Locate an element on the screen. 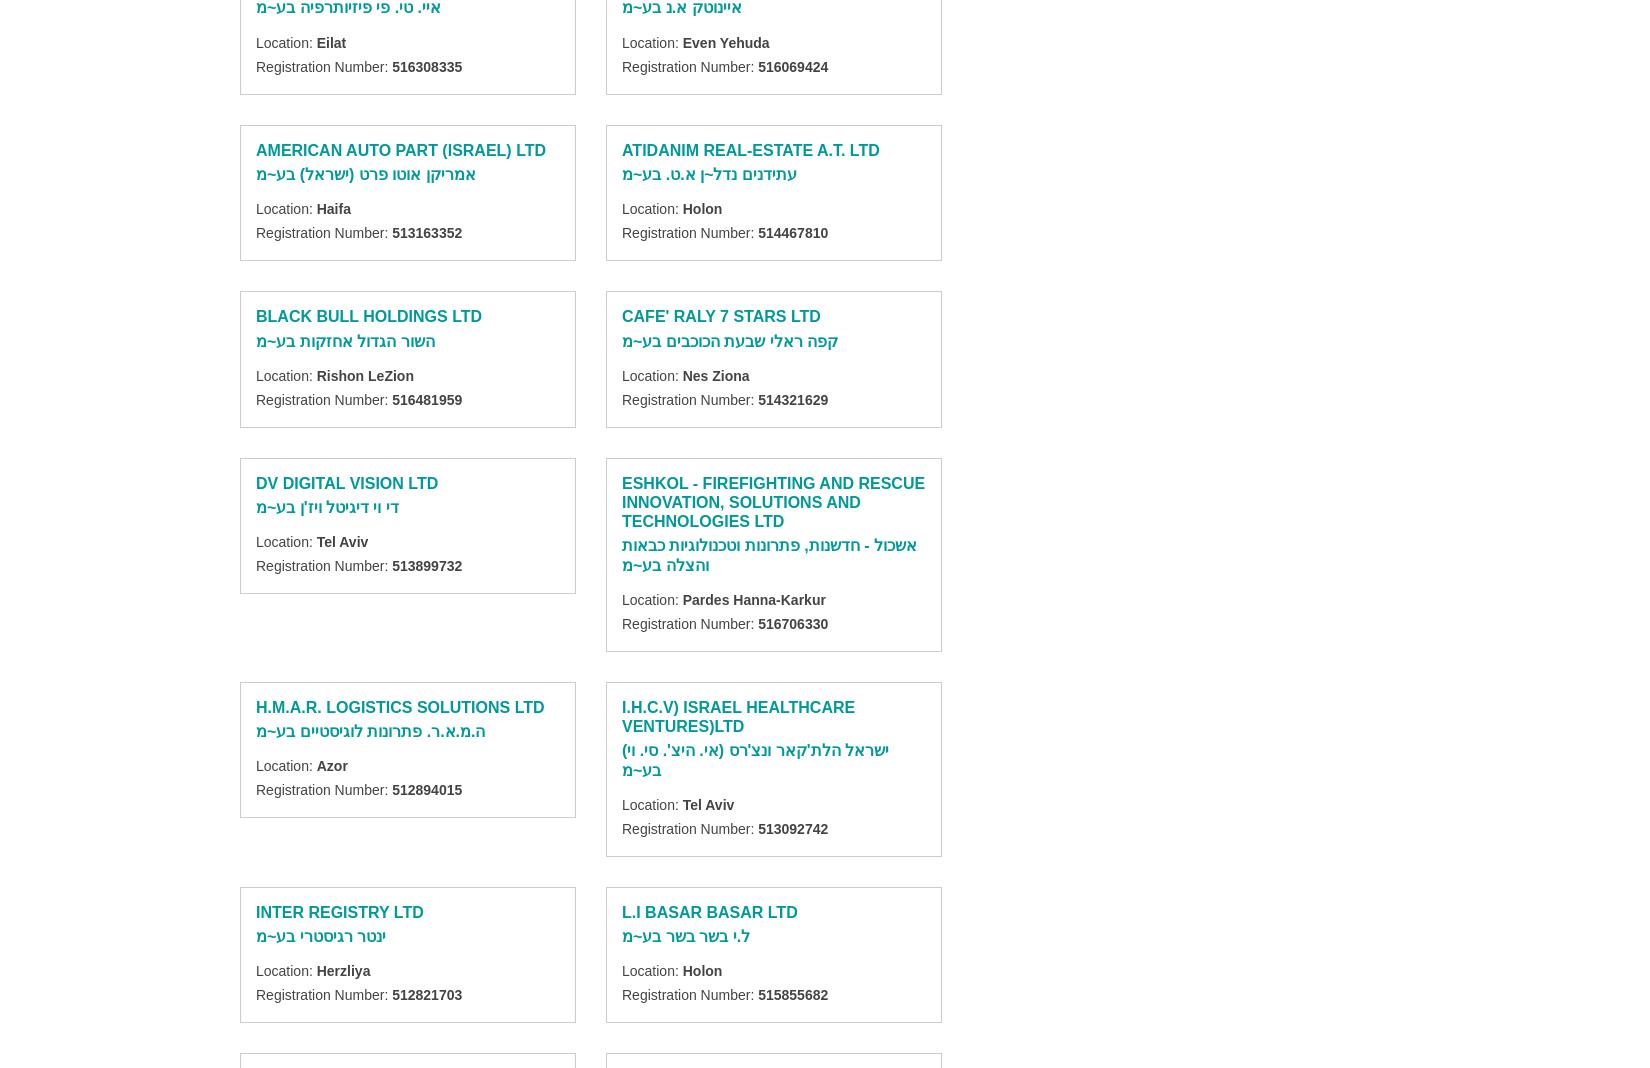  'Even Yehuda' is located at coordinates (724, 40).